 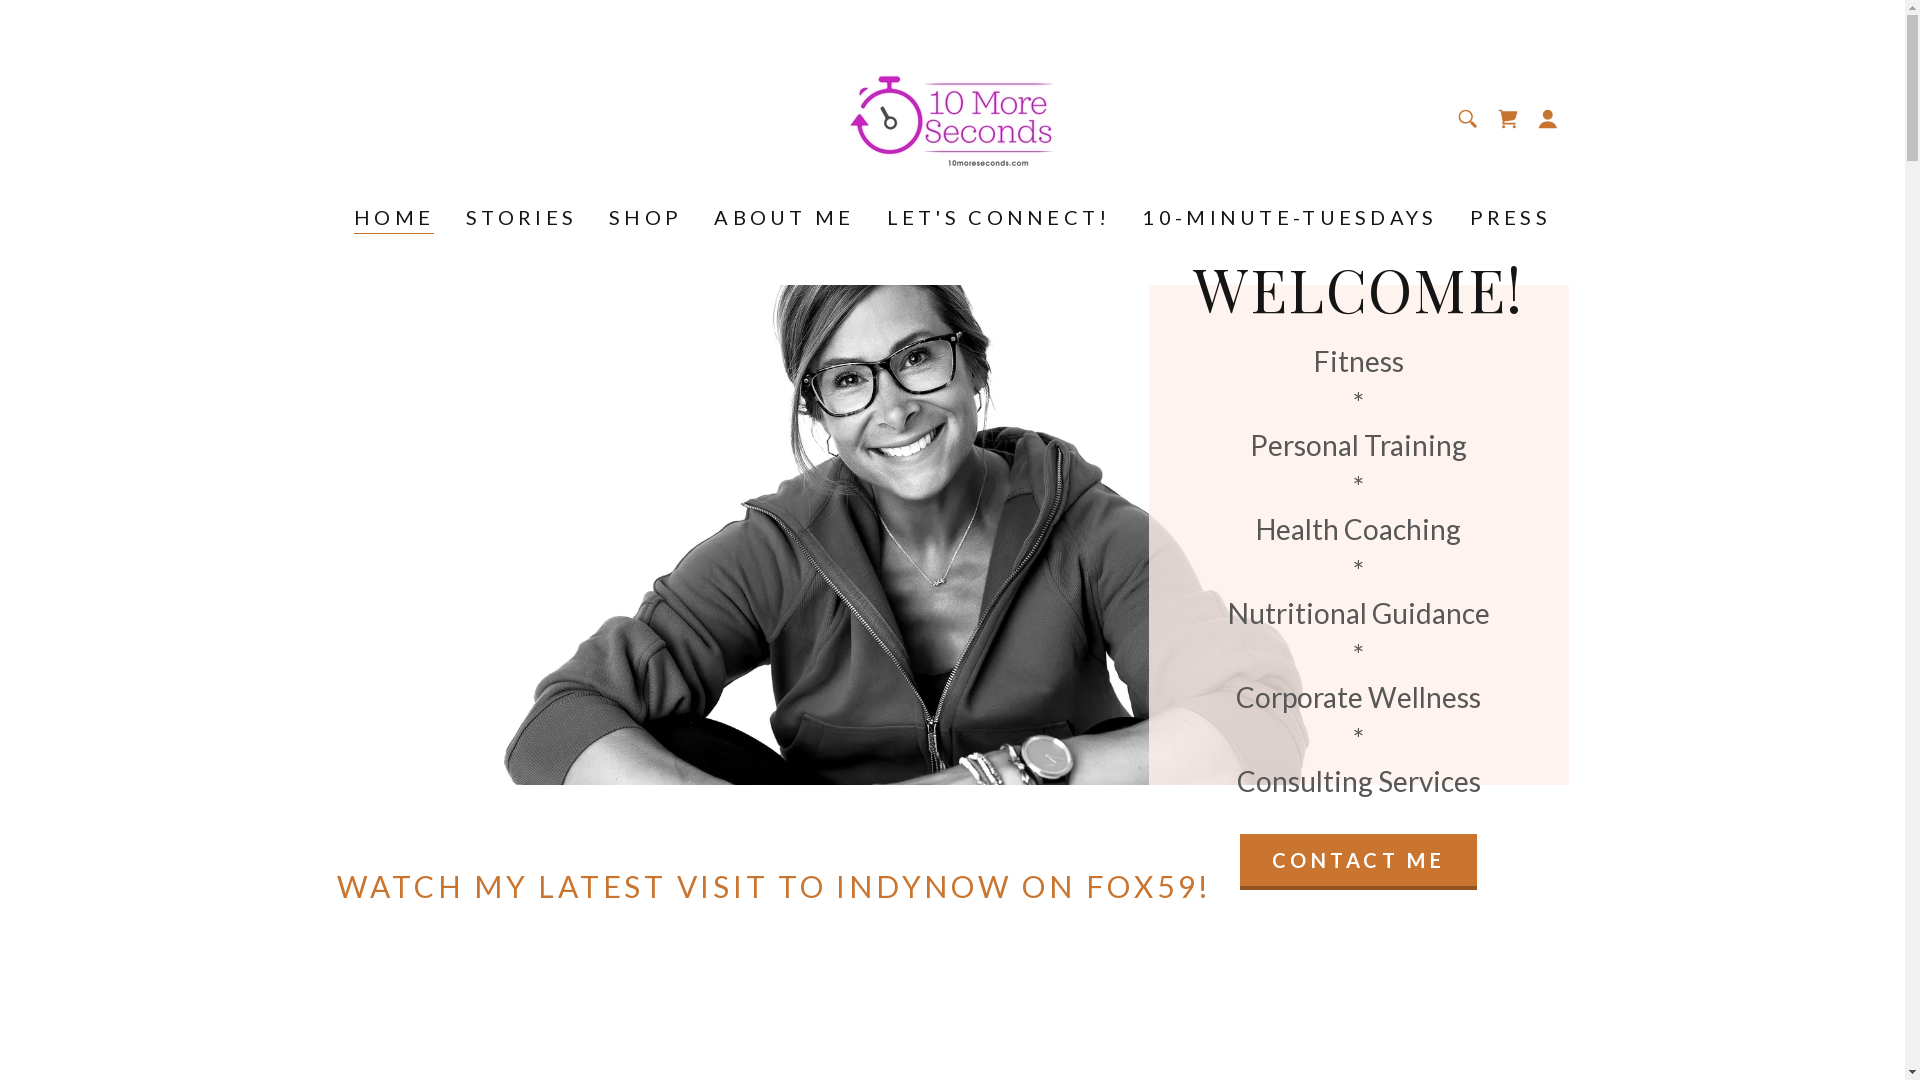 What do you see at coordinates (708, 216) in the screenshot?
I see `'ABOUT ME'` at bounding box center [708, 216].